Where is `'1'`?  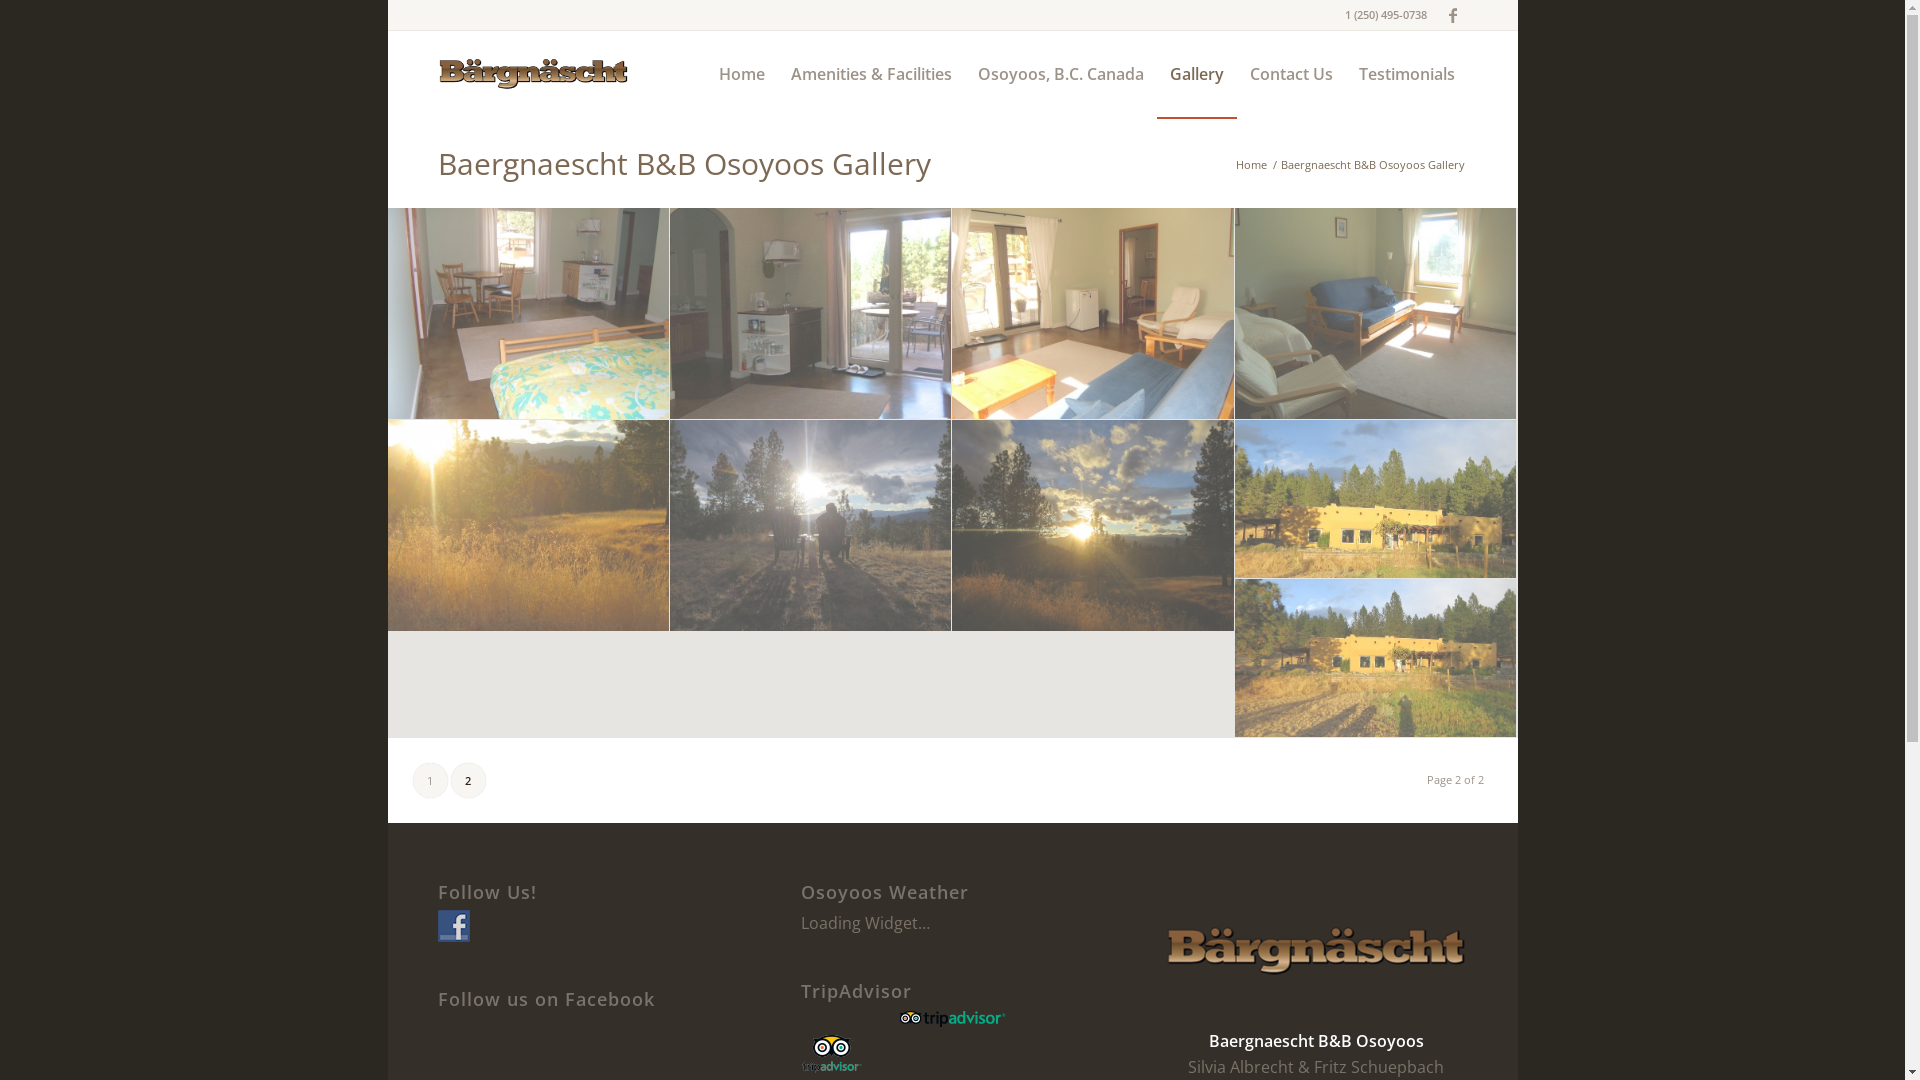 '1' is located at coordinates (428, 779).